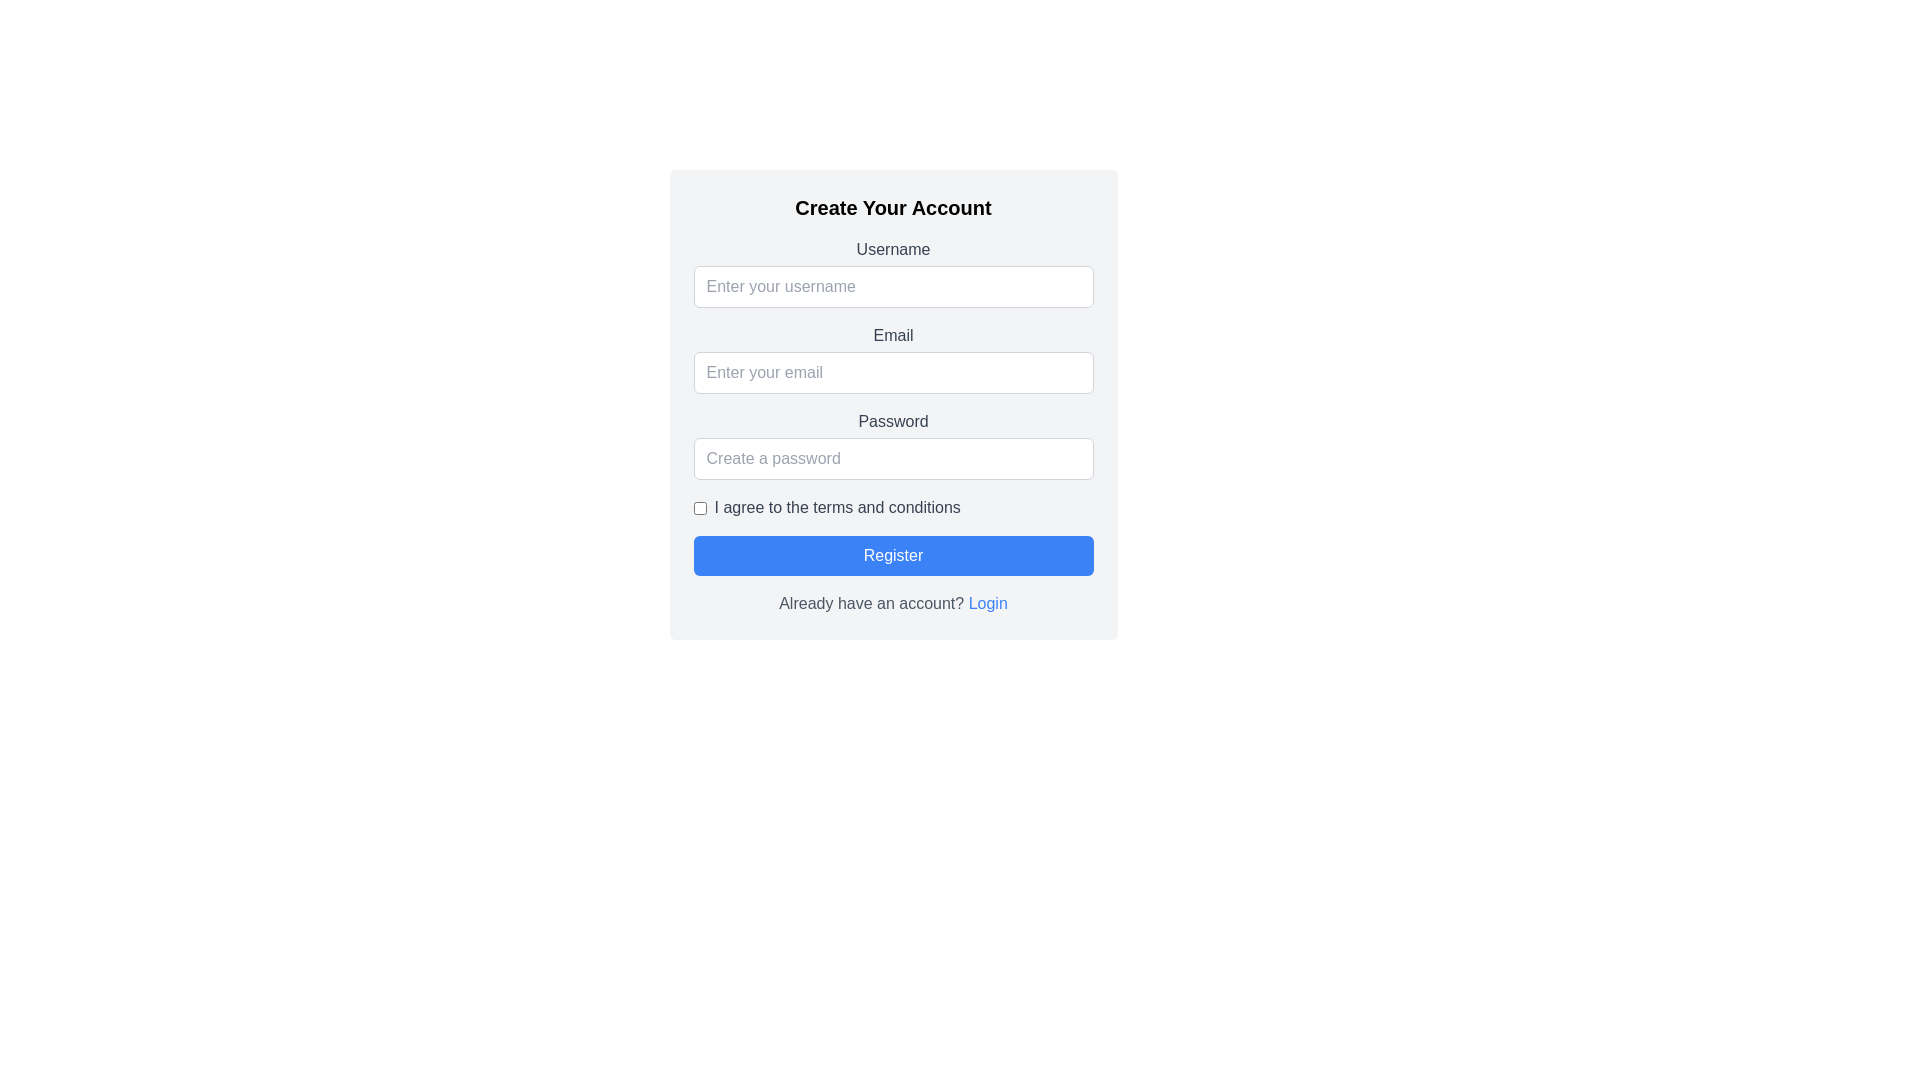 The image size is (1920, 1080). Describe the element at coordinates (837, 507) in the screenshot. I see `the static text label displaying 'I agree to the terms and conditions', which is located next to a checkbox in the agreement section below the password creation field and above the 'Register' button` at that location.